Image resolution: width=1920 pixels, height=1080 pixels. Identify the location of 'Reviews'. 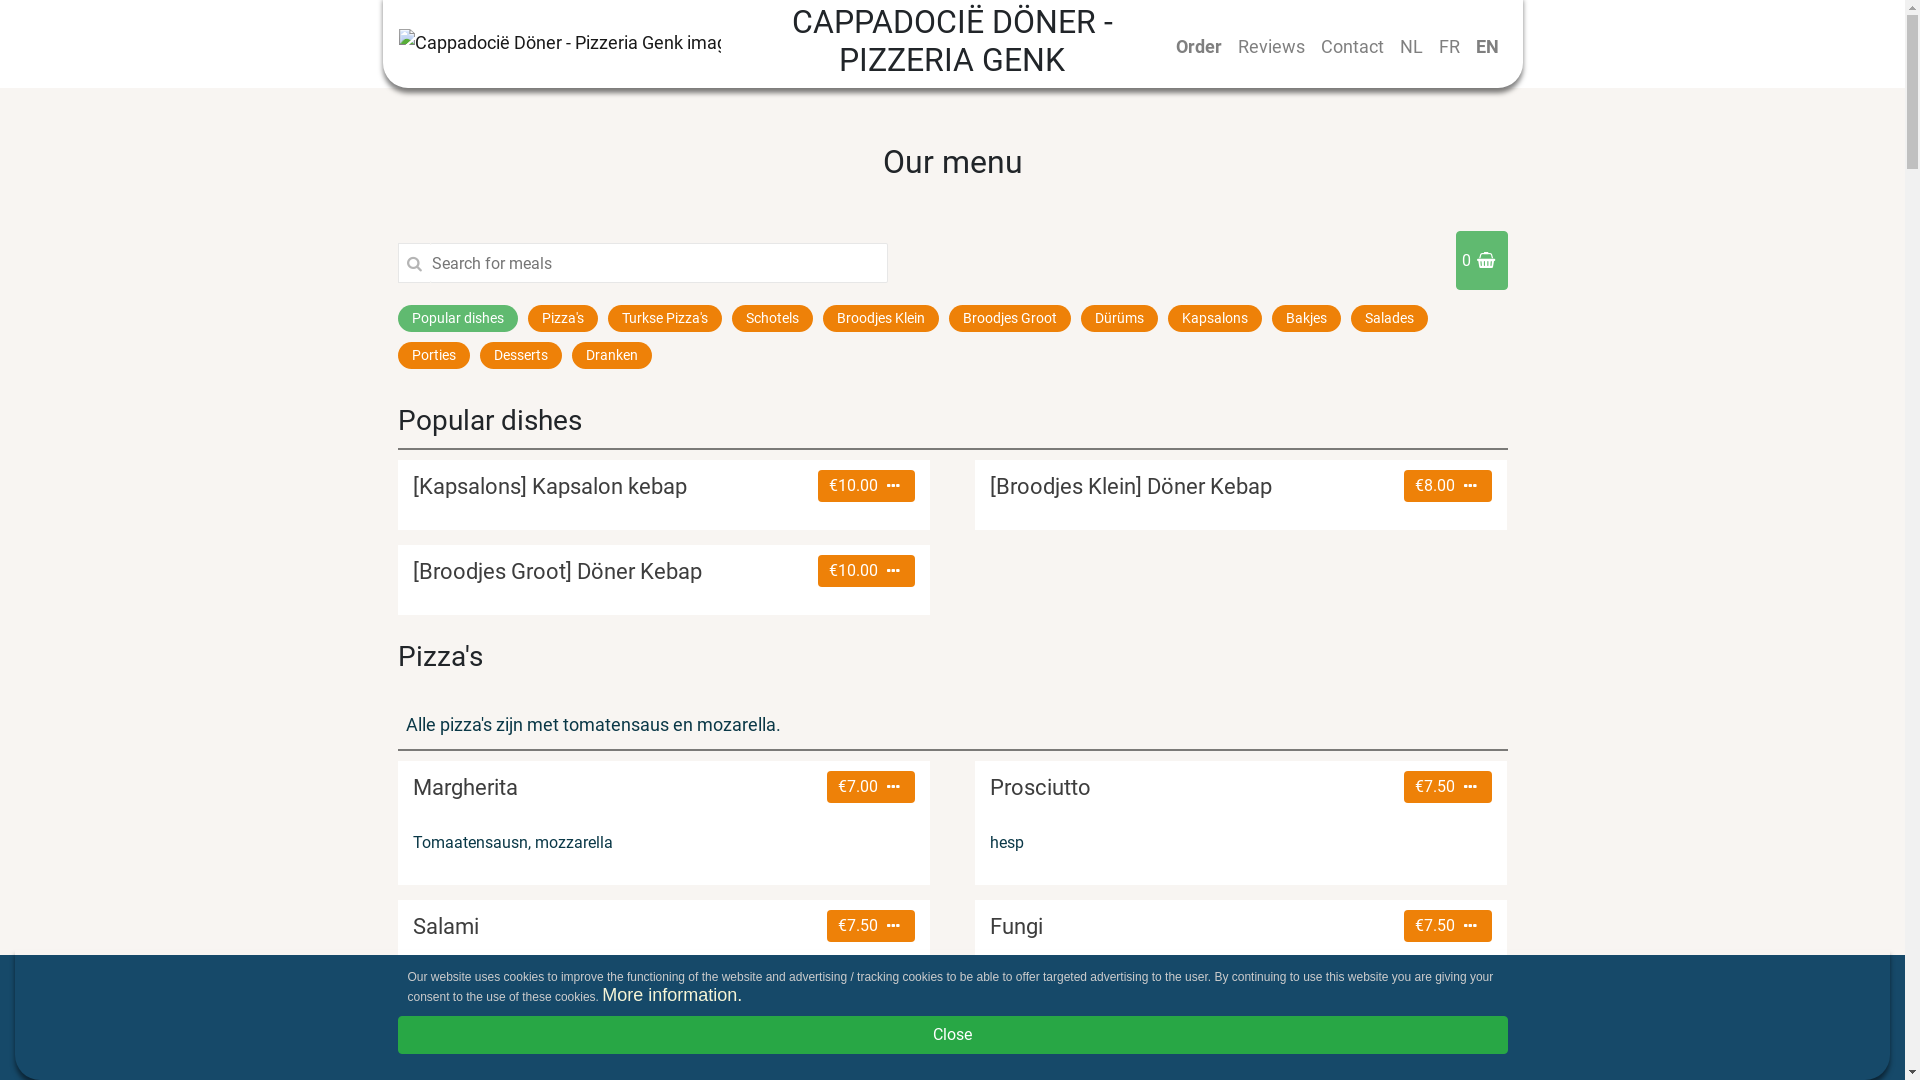
(1270, 45).